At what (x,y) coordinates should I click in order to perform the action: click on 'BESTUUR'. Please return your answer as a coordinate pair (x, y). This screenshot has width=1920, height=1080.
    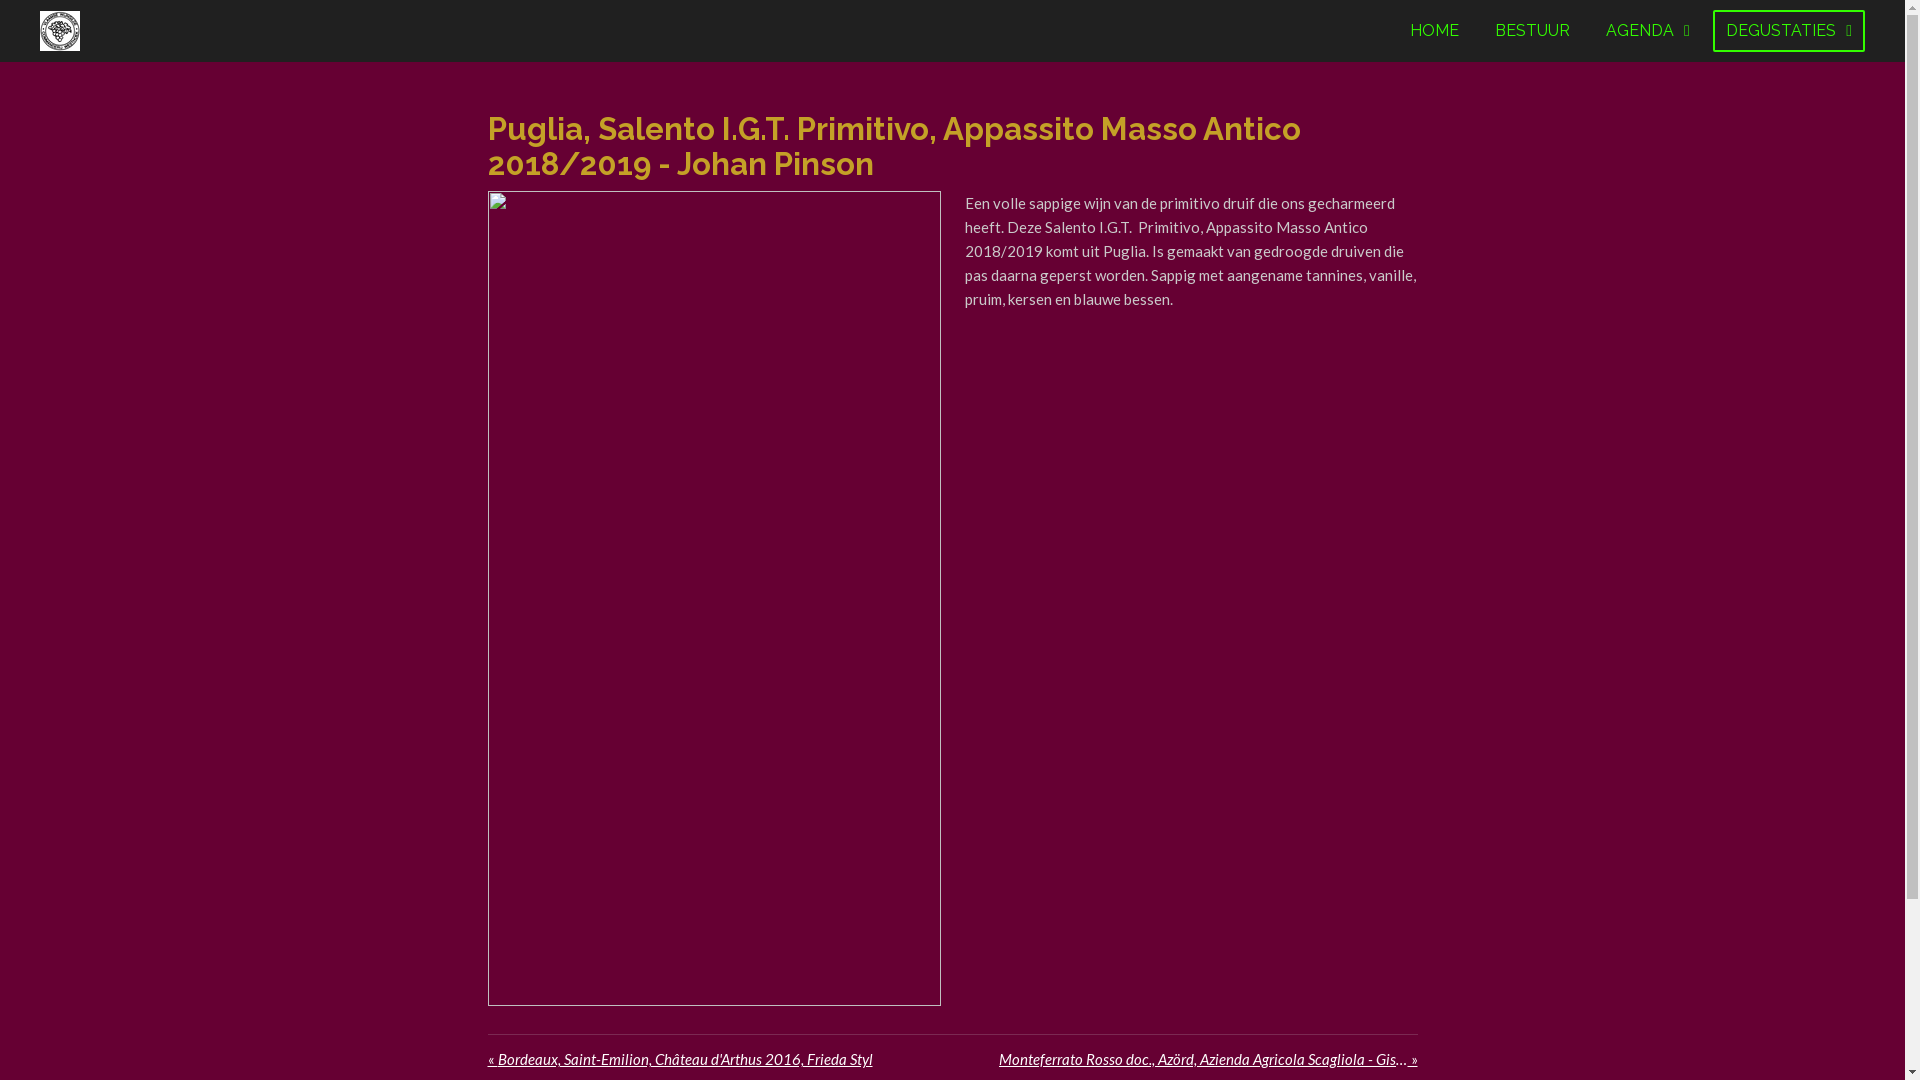
    Looking at the image, I should click on (1531, 30).